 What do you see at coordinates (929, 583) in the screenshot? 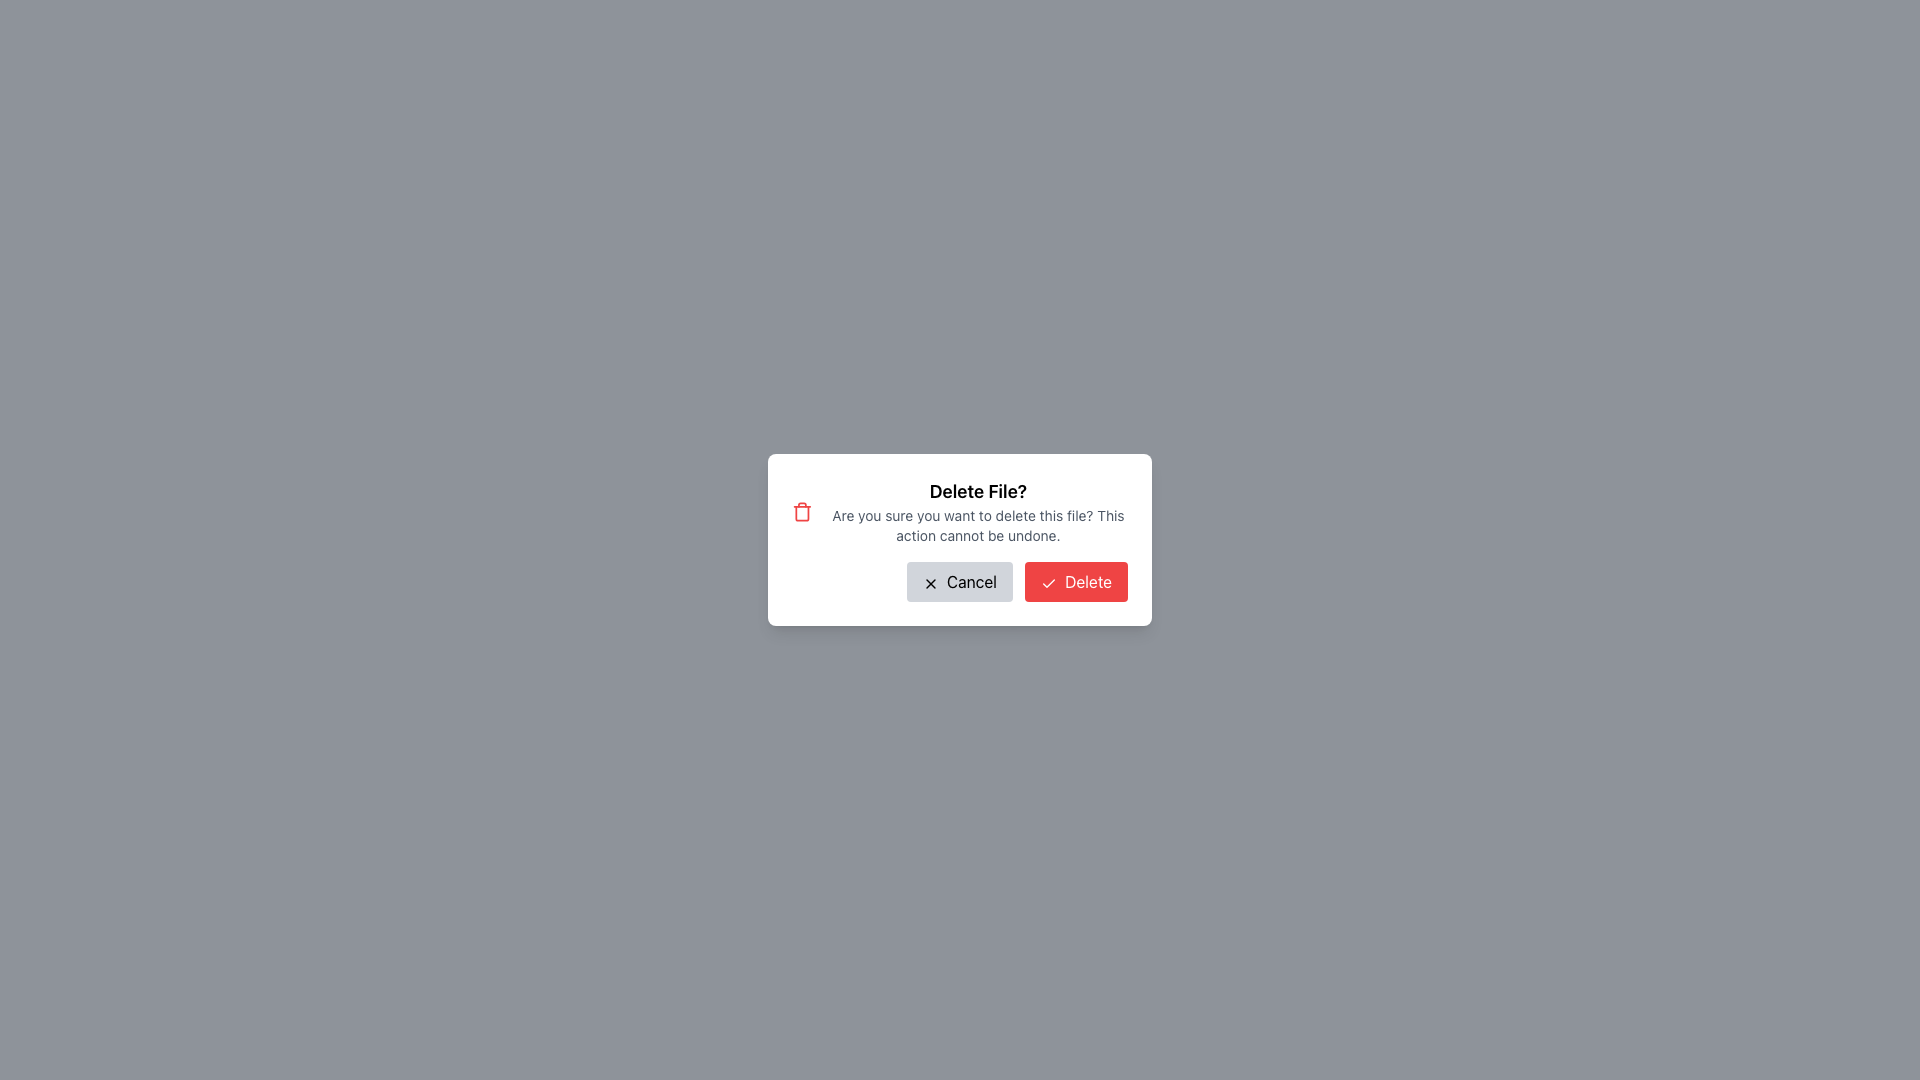
I see `the decorative icon located to the left of the 'Cancel' text in the Cancel button, which serves as a visual indicator for the 'Cancel' action` at bounding box center [929, 583].